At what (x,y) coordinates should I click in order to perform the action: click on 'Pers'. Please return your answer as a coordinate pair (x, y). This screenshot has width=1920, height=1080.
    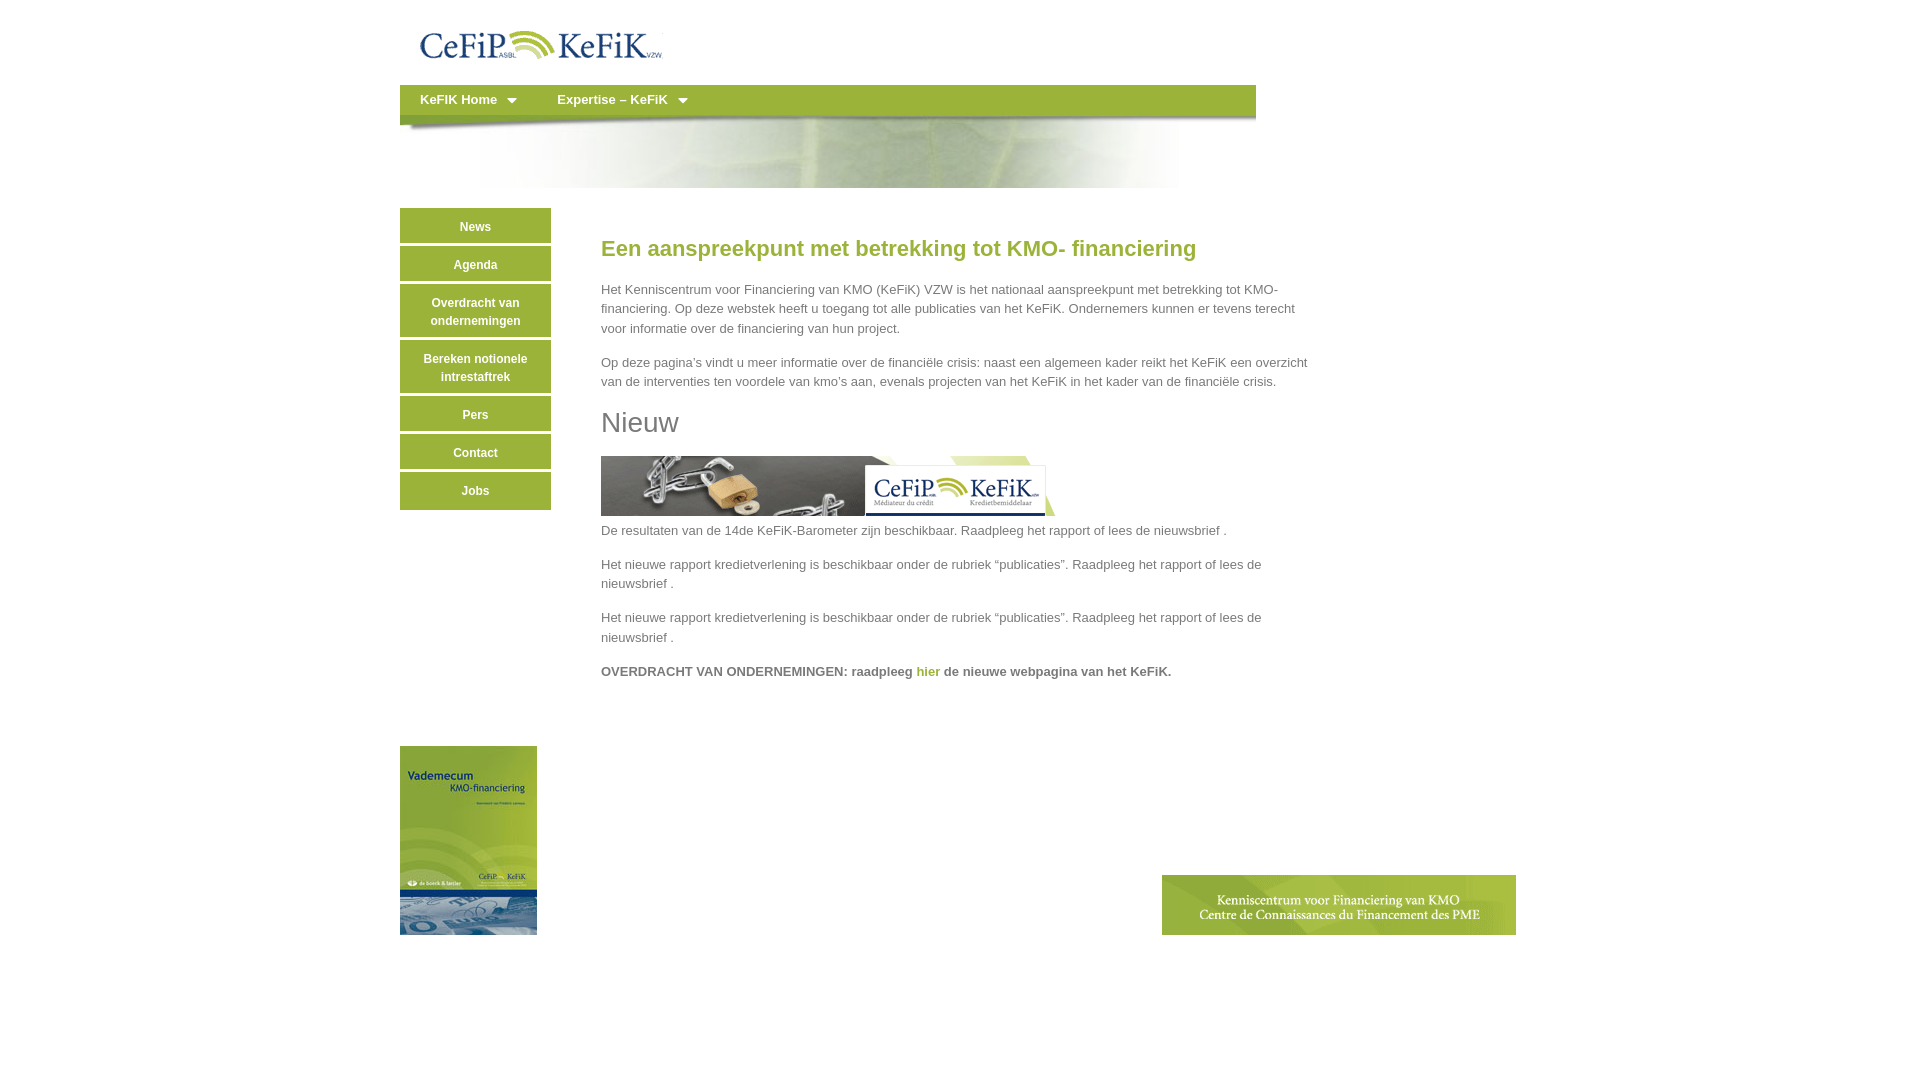
    Looking at the image, I should click on (474, 414).